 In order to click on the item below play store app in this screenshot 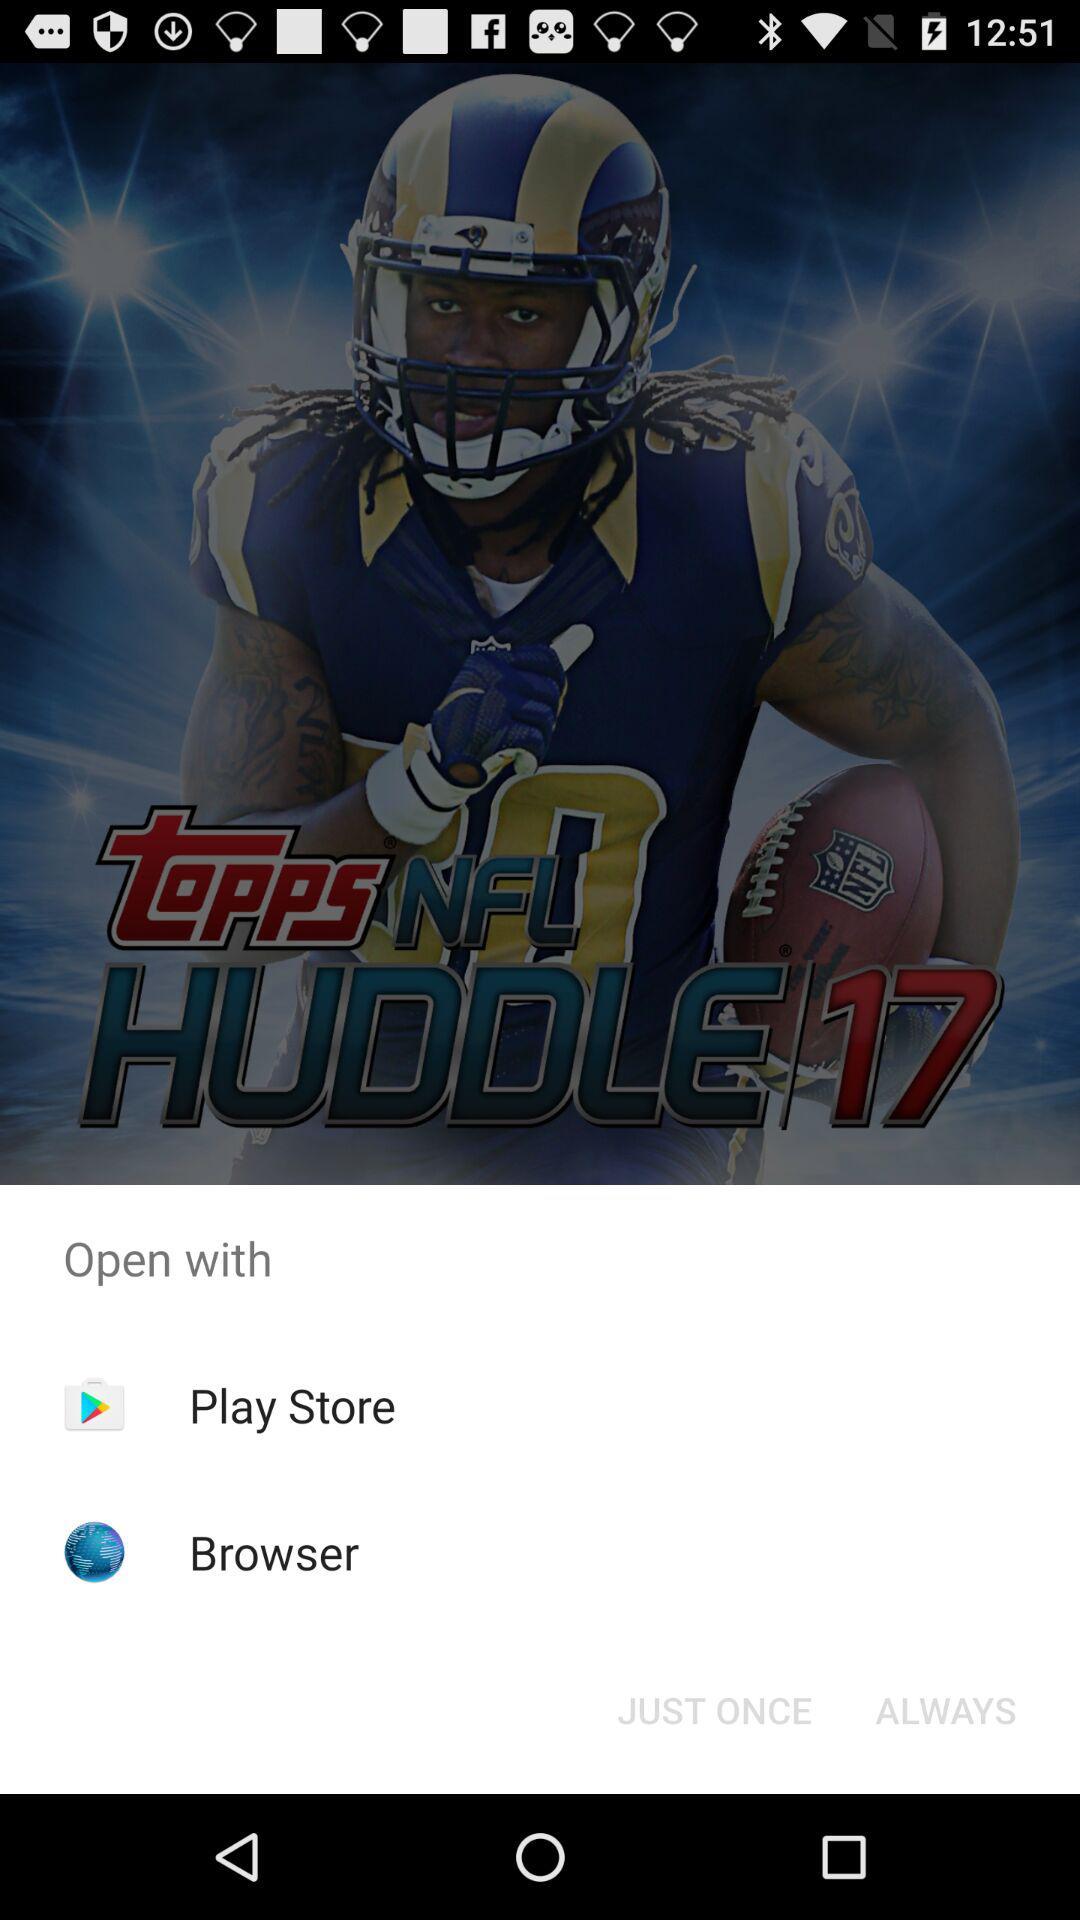, I will do `click(274, 1551)`.